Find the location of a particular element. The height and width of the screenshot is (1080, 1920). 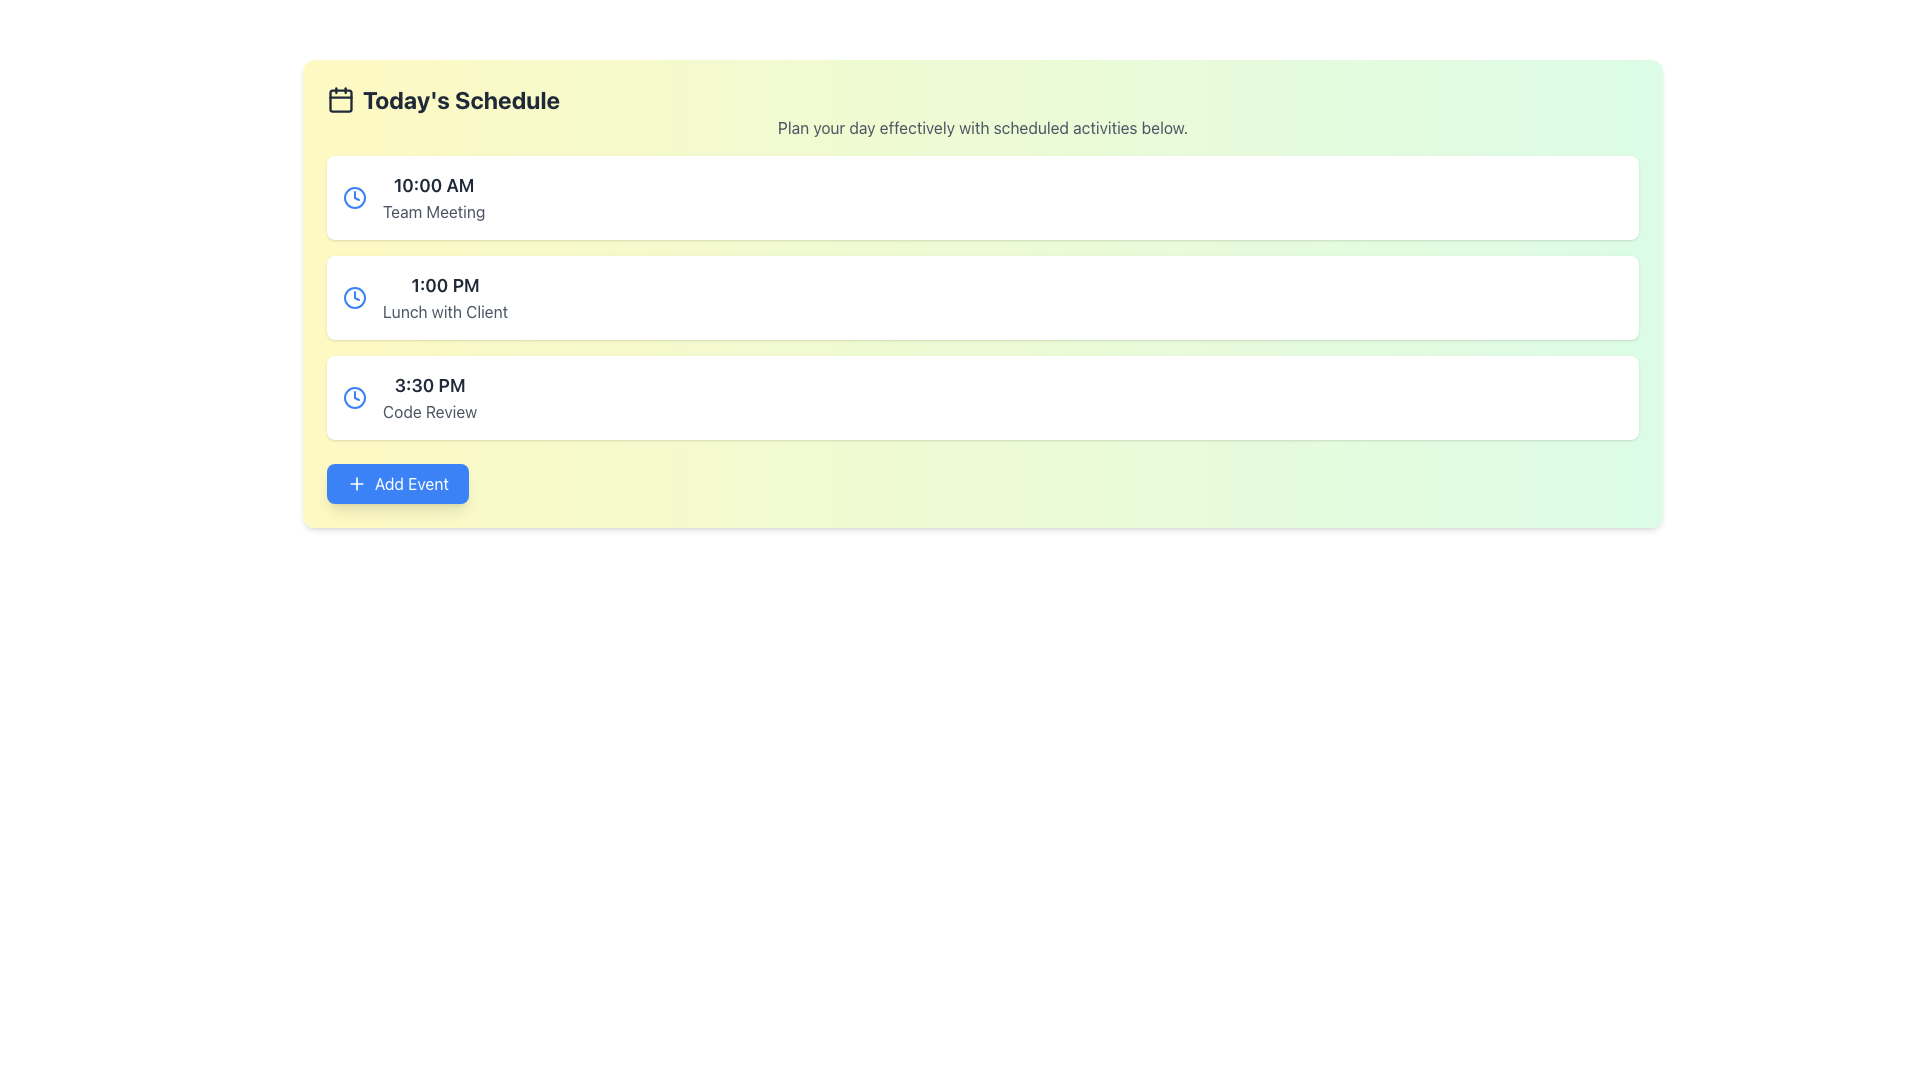

the second scheduled event entry in the daily planner, which shows '1:00 PM Lunch with Client' is located at coordinates (444, 297).